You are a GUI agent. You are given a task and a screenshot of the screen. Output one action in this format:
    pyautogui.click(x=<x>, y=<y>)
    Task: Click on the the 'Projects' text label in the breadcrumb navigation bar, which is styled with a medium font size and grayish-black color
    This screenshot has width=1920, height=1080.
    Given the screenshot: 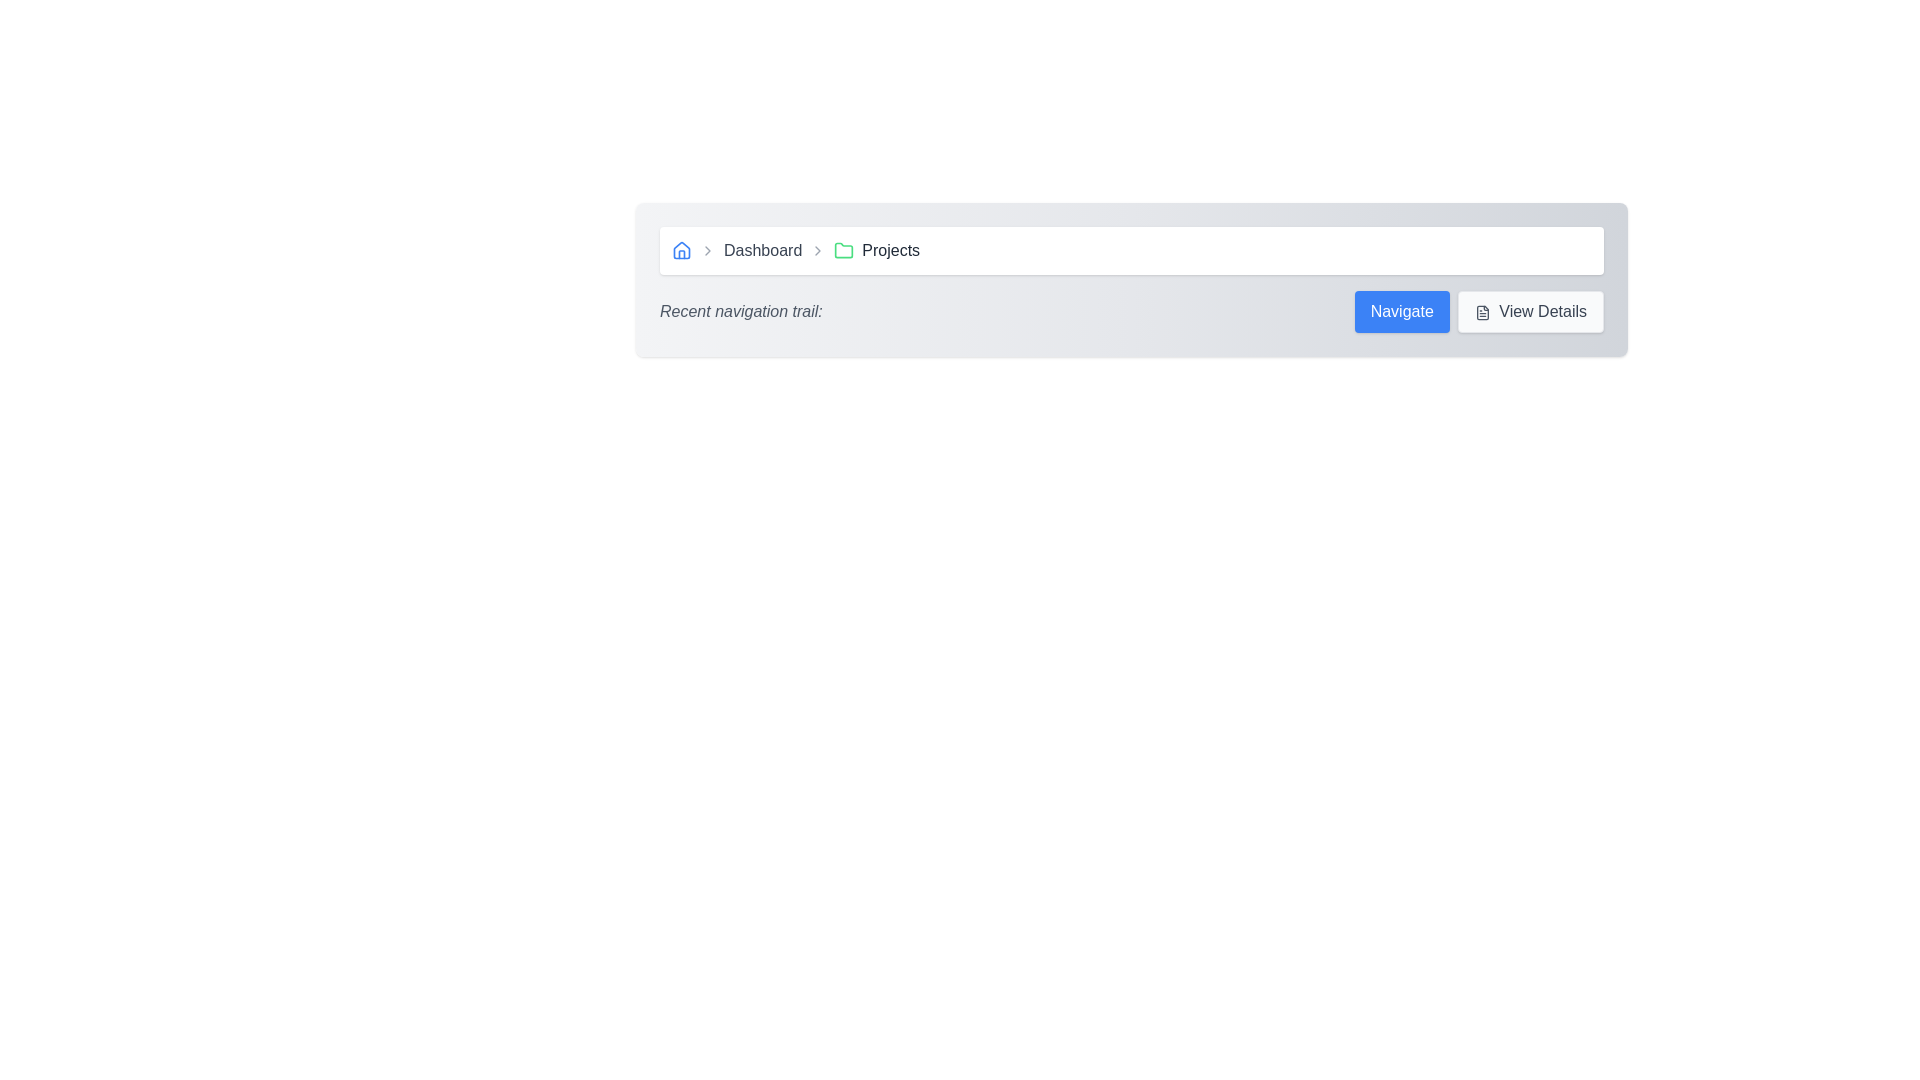 What is the action you would take?
    pyautogui.click(x=890, y=249)
    